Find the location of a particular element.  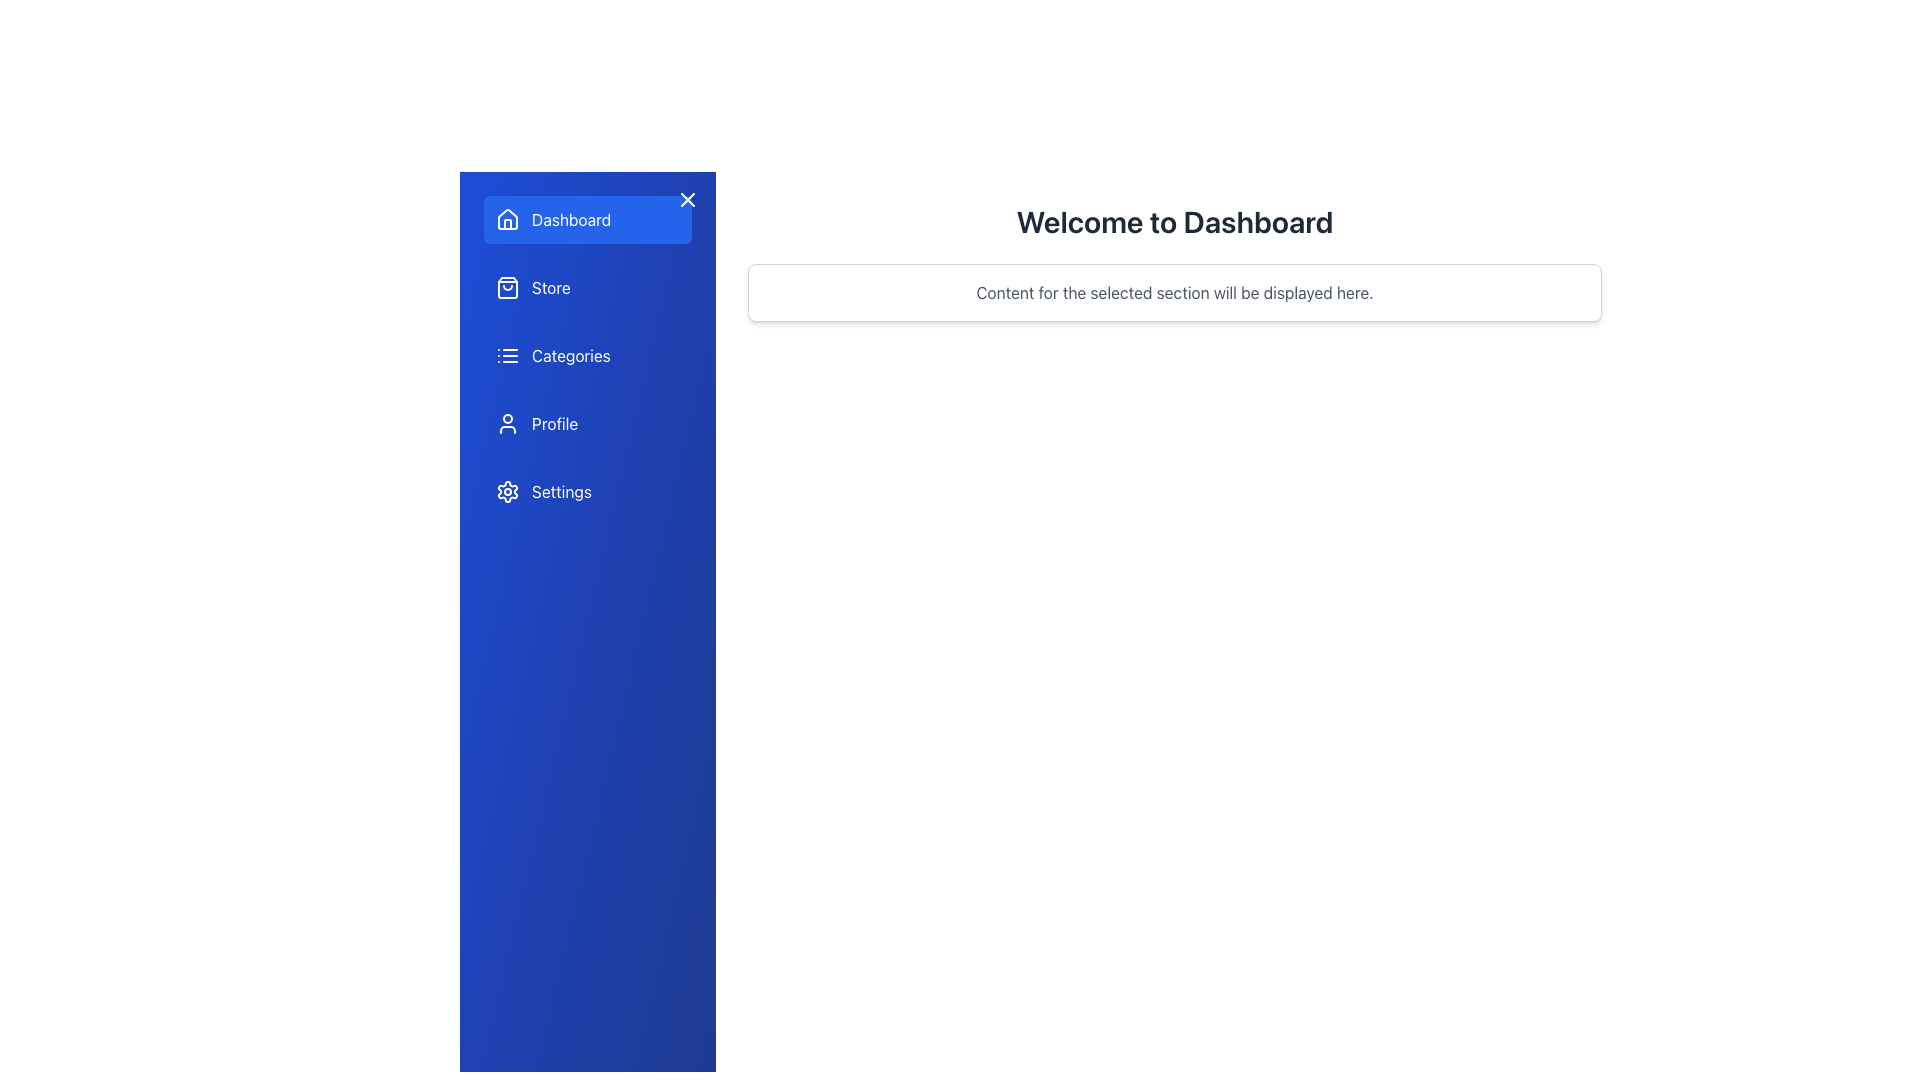

the settings icon, which is an SVG located to the left of the 'Settings' label in the bottom section of the navigation list is located at coordinates (508, 492).